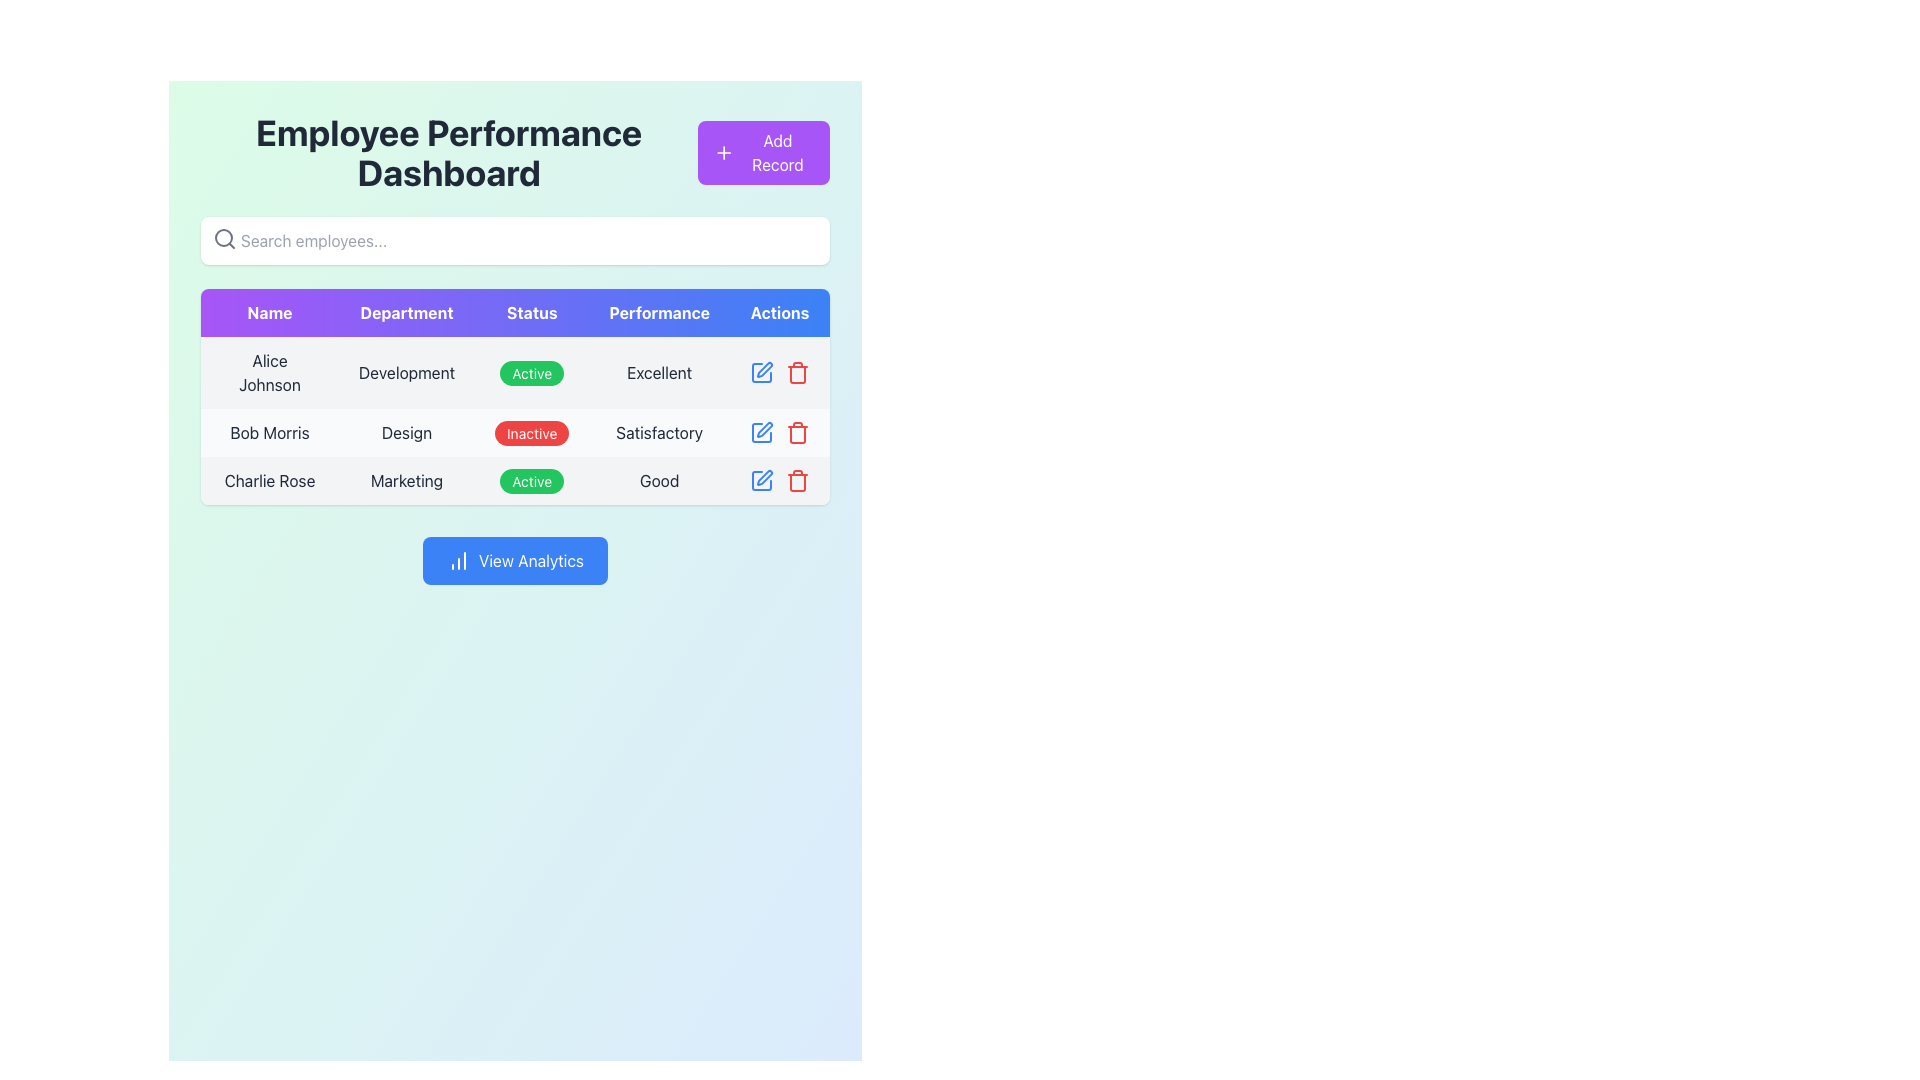 This screenshot has height=1080, width=1920. Describe the element at coordinates (515, 373) in the screenshot. I see `the 'Active' label in the 'Status' column of the 'Employee Performance Dashboard' to indicate the current status of the employee` at that location.